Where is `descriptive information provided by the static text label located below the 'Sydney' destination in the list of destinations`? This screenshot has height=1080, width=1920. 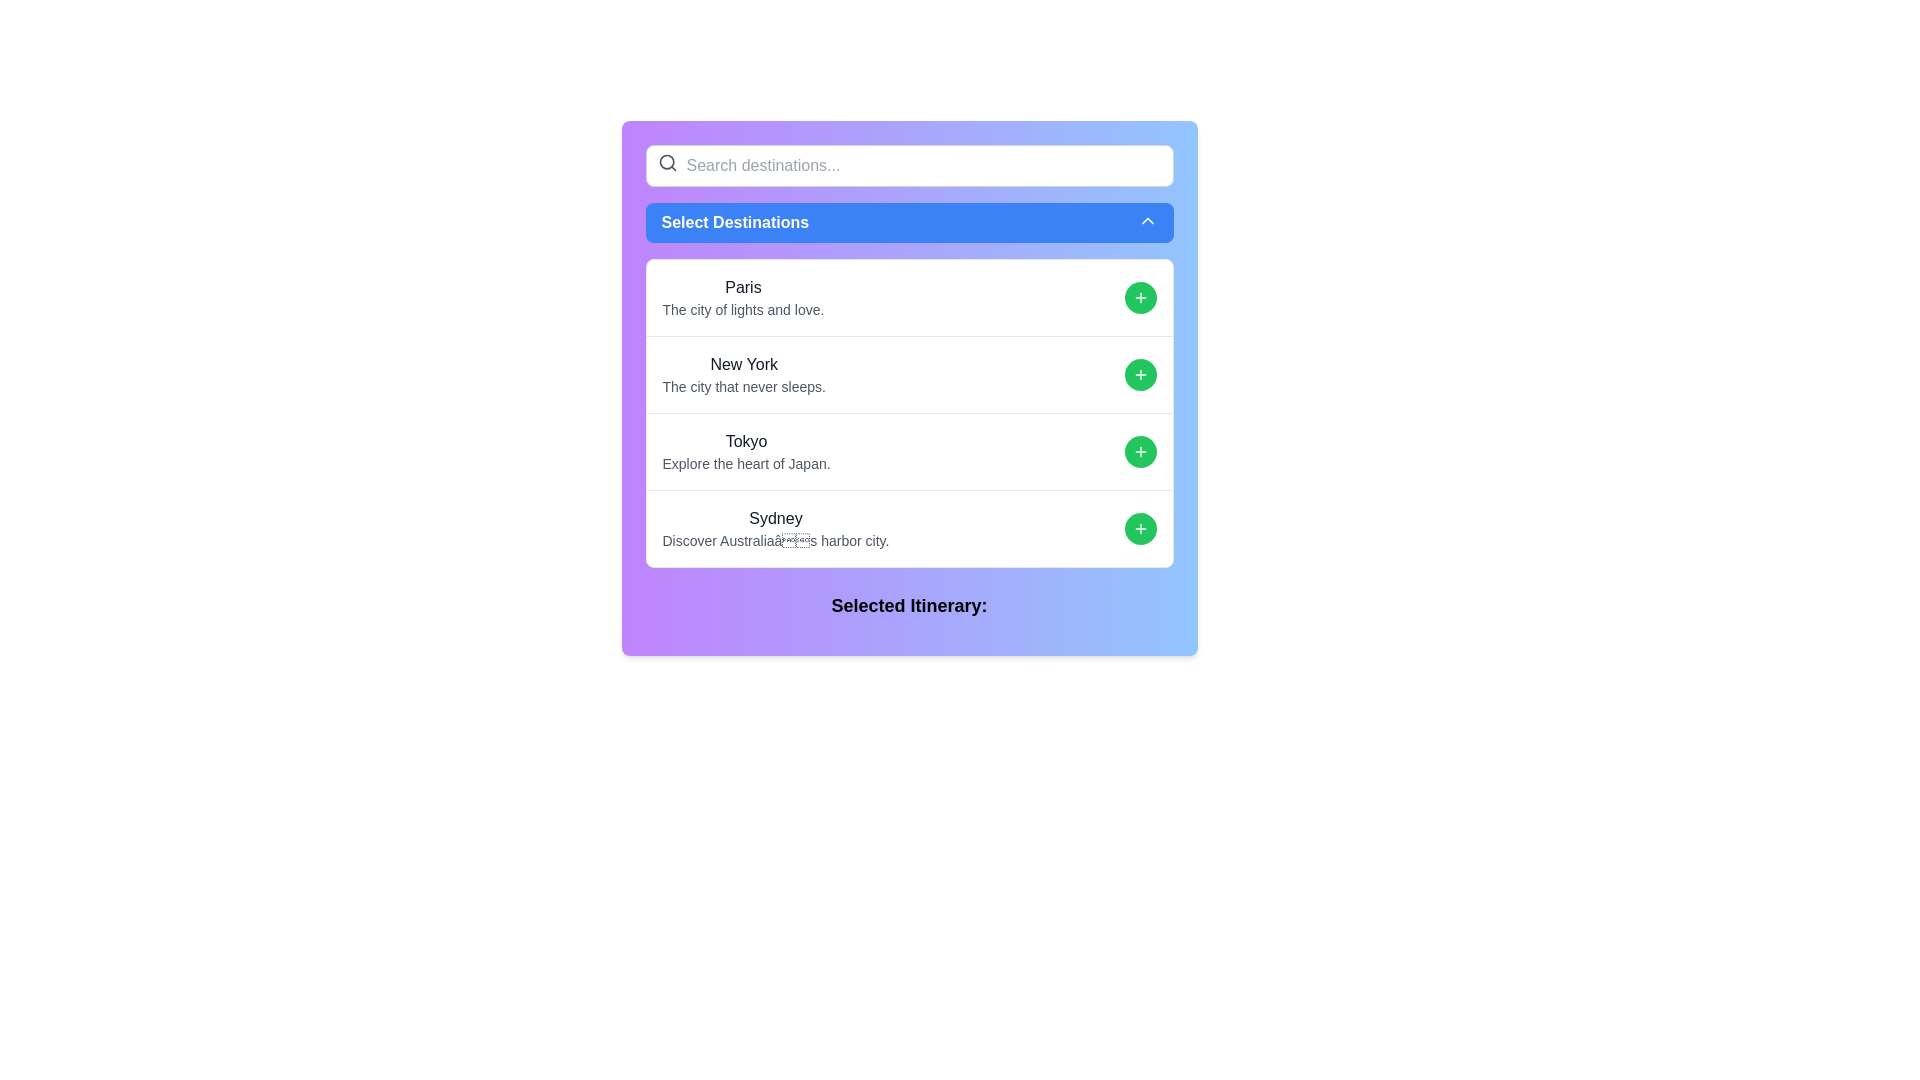
descriptive information provided by the static text label located below the 'Sydney' destination in the list of destinations is located at coordinates (775, 540).